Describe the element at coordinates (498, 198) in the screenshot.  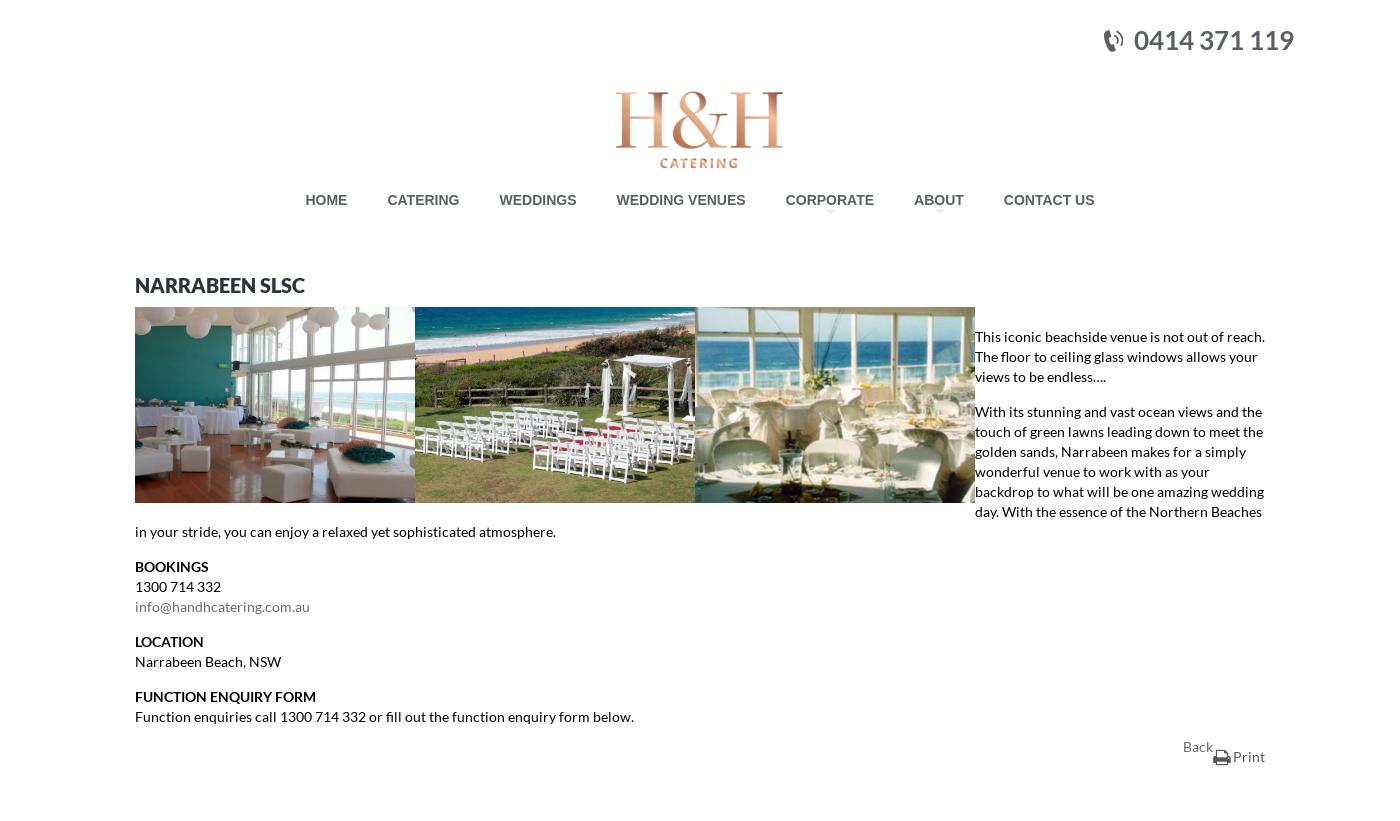
I see `'WEDDINGS'` at that location.